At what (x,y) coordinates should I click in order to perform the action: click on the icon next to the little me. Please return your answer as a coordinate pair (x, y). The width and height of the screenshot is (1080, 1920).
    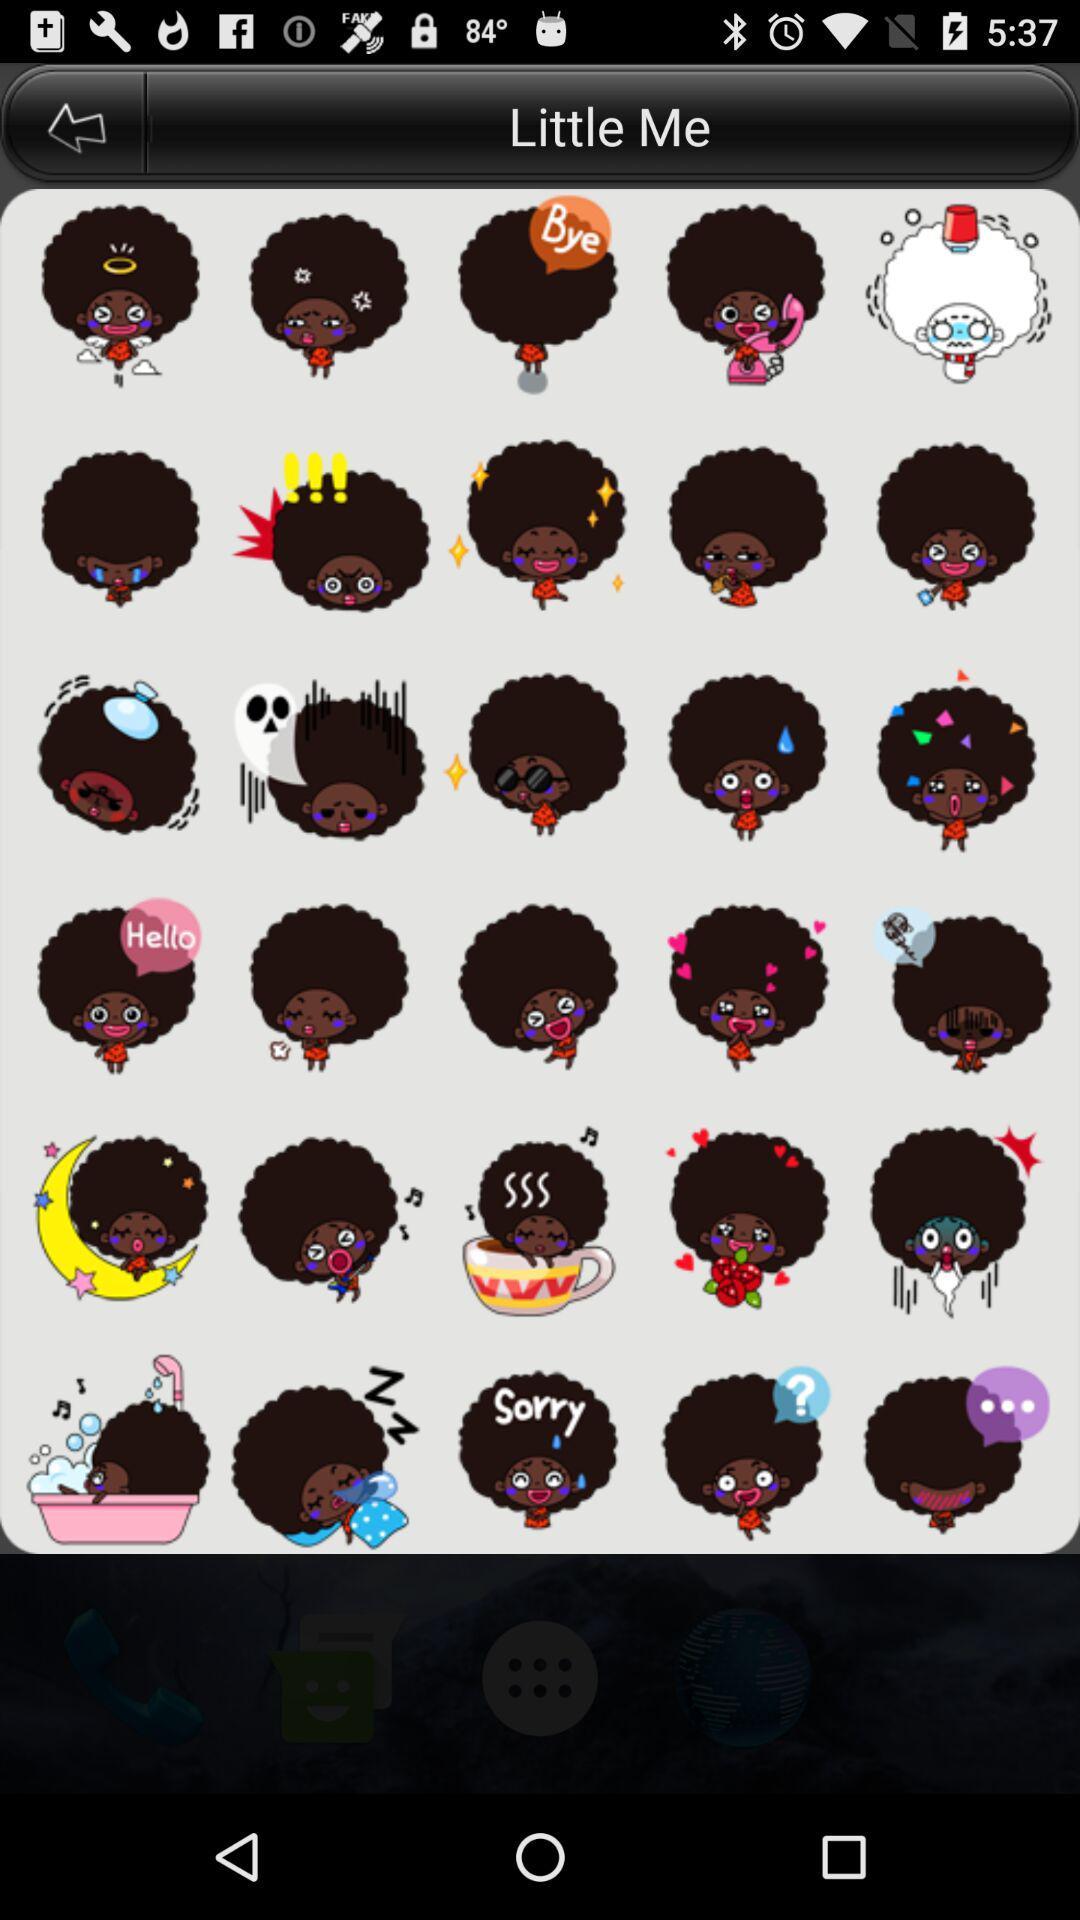
    Looking at the image, I should click on (72, 124).